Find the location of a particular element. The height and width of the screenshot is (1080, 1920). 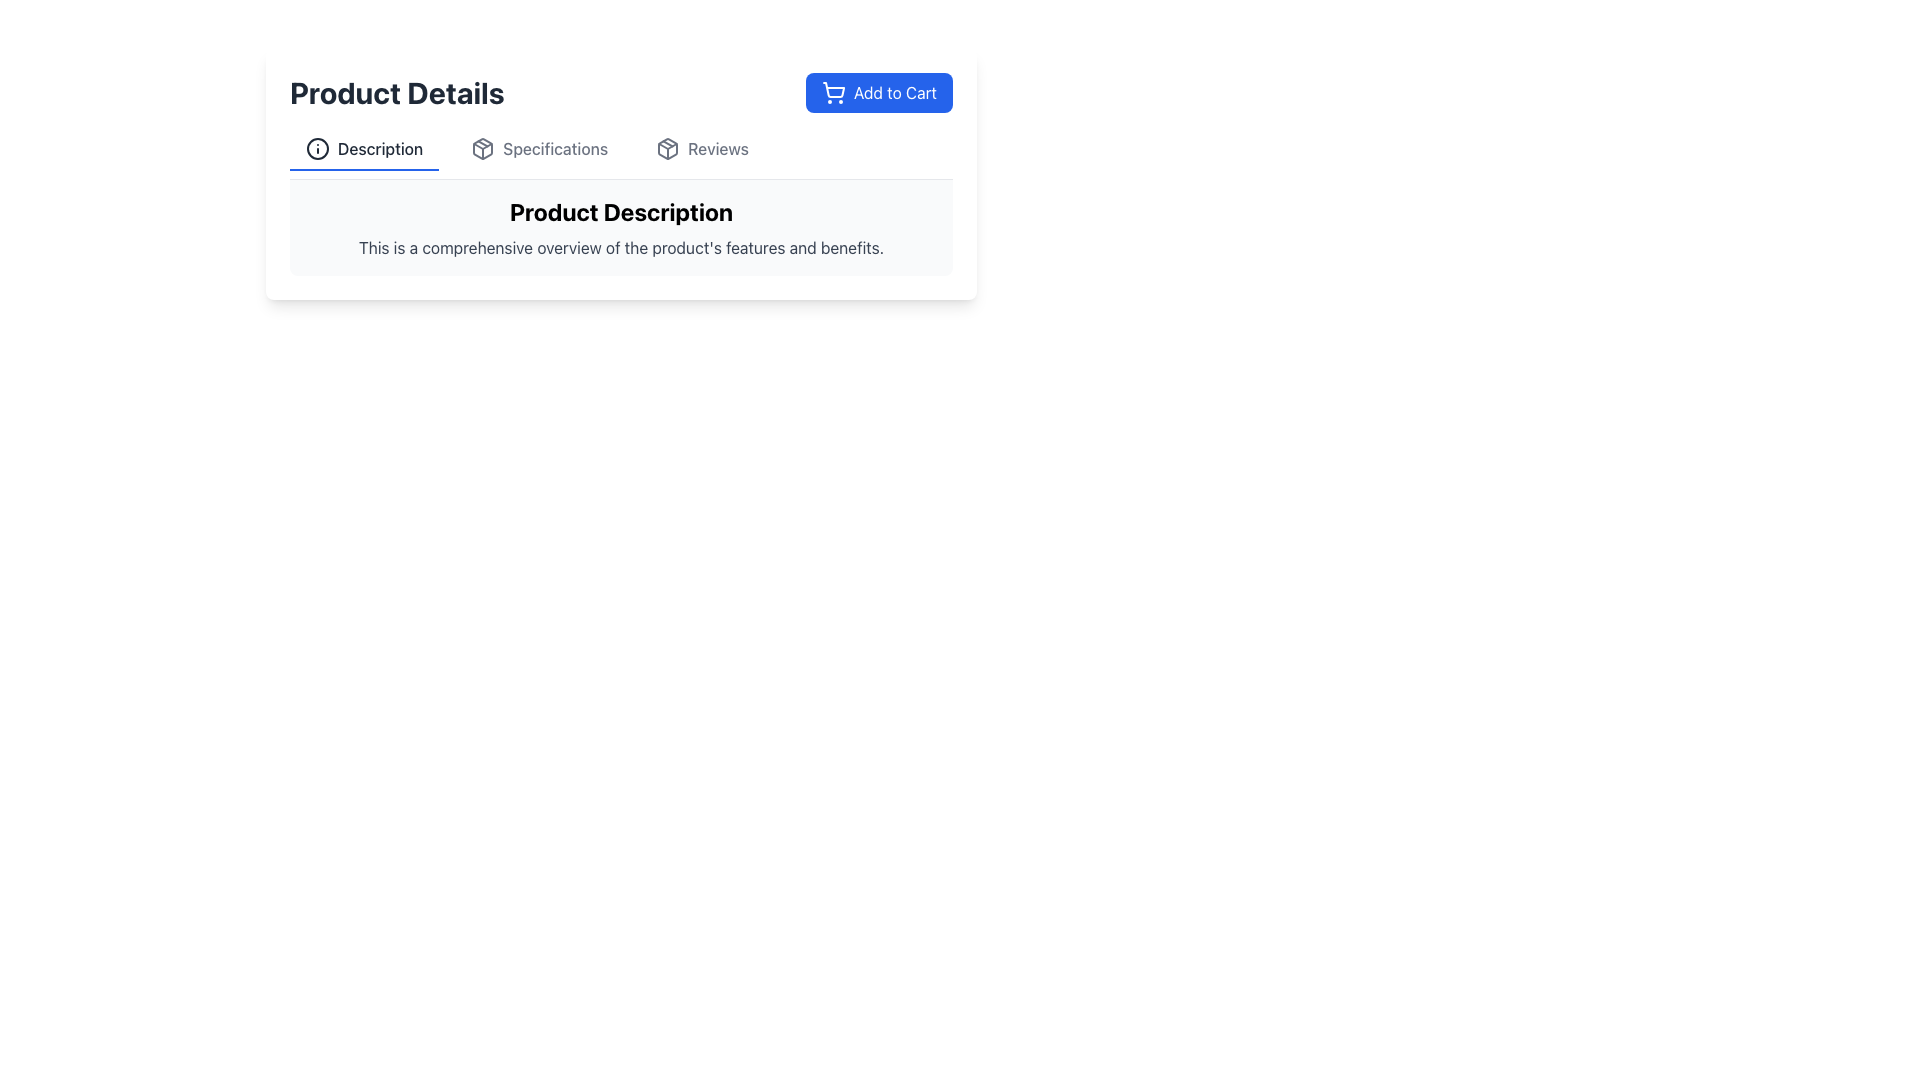

the third tab from the left in the horizontal tab row under the 'Product Details' section to switch to the 'Reviews' section is located at coordinates (702, 149).